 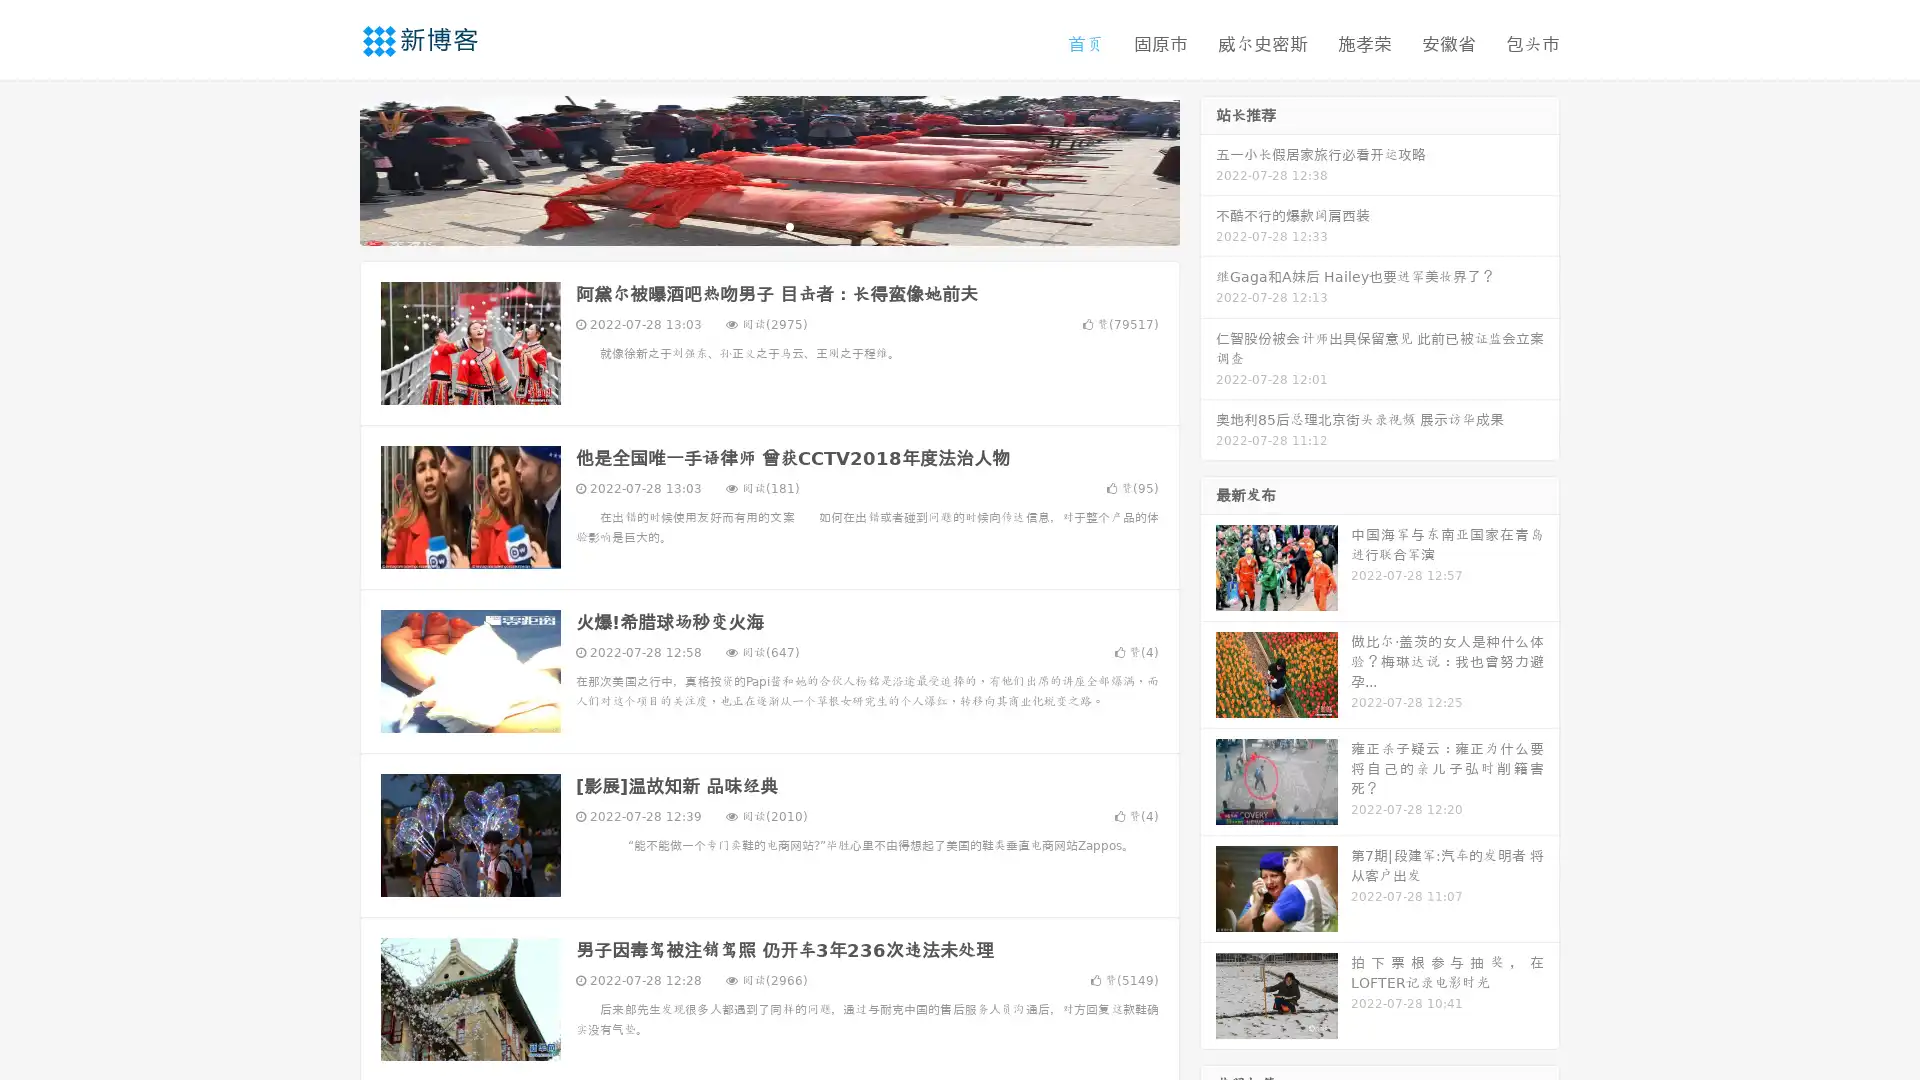 What do you see at coordinates (768, 225) in the screenshot?
I see `Go to slide 2` at bounding box center [768, 225].